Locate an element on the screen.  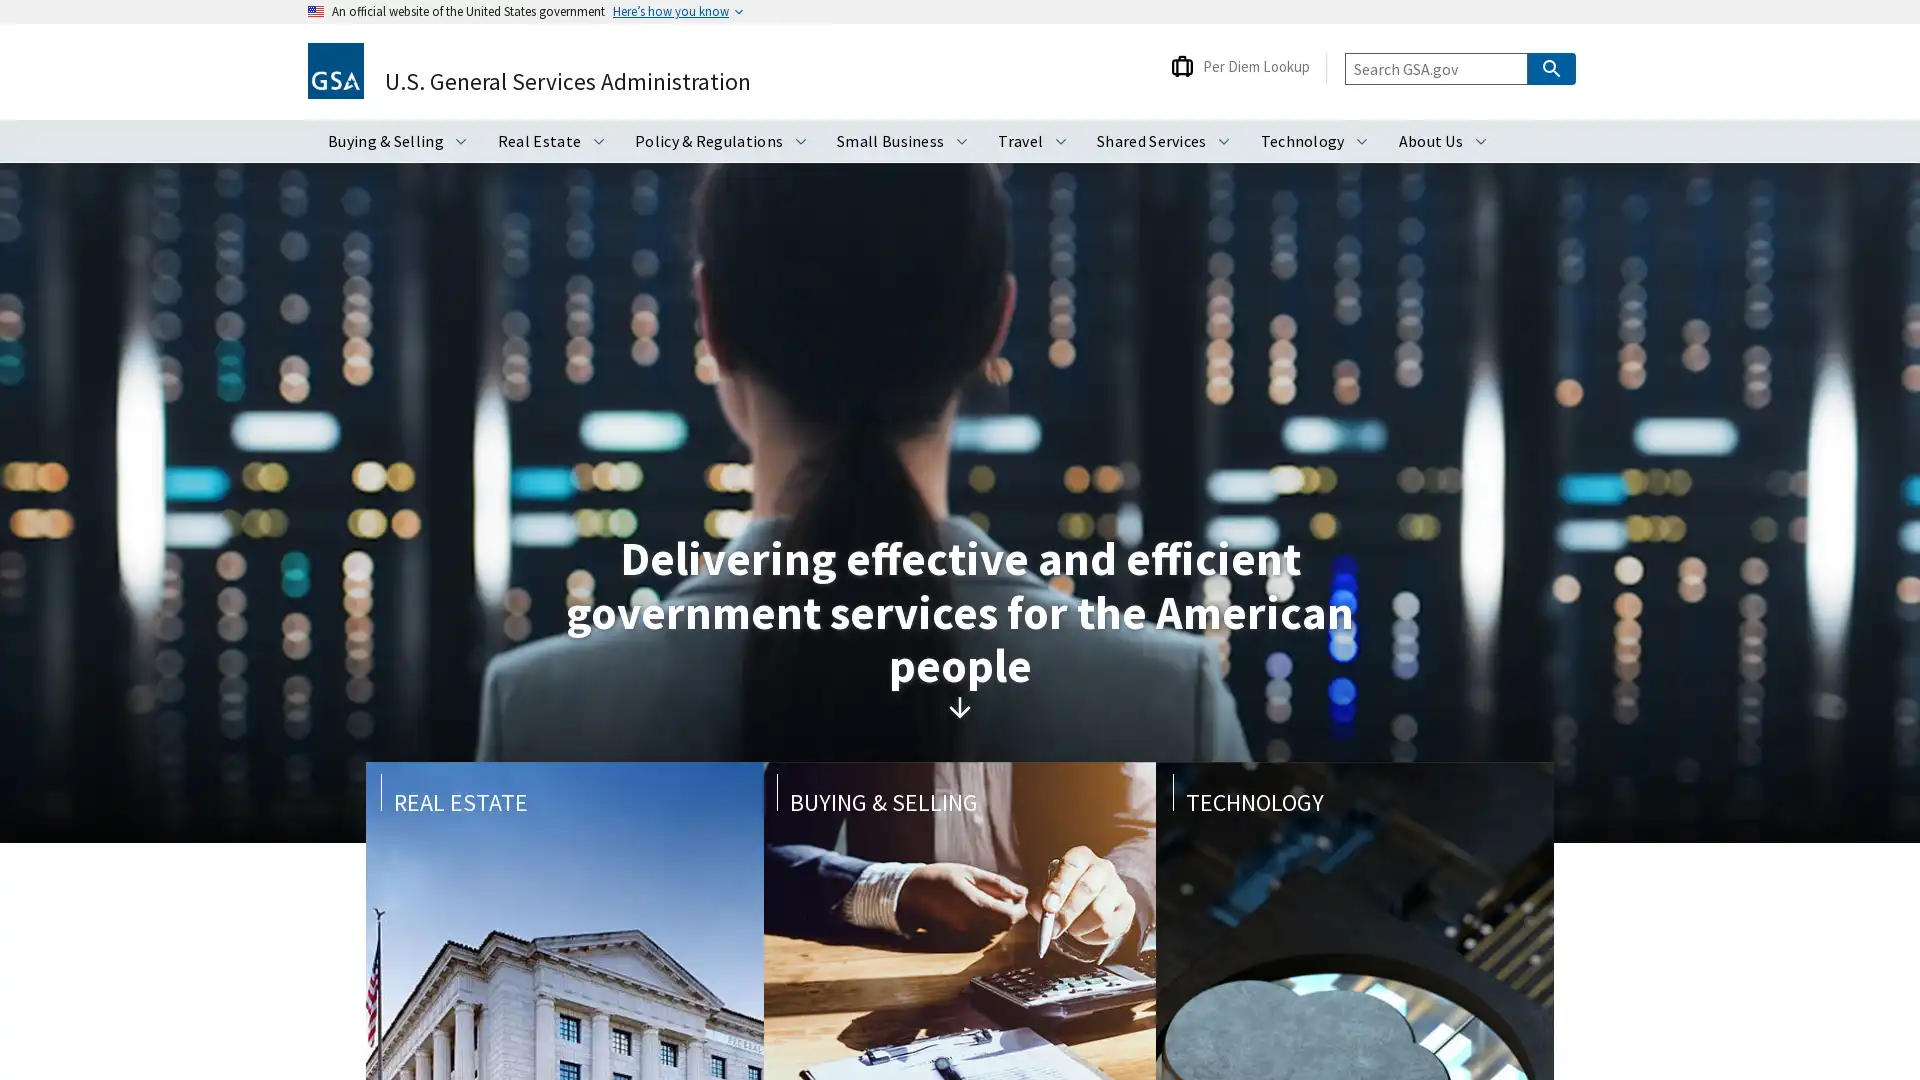
Search is located at coordinates (1550, 68).